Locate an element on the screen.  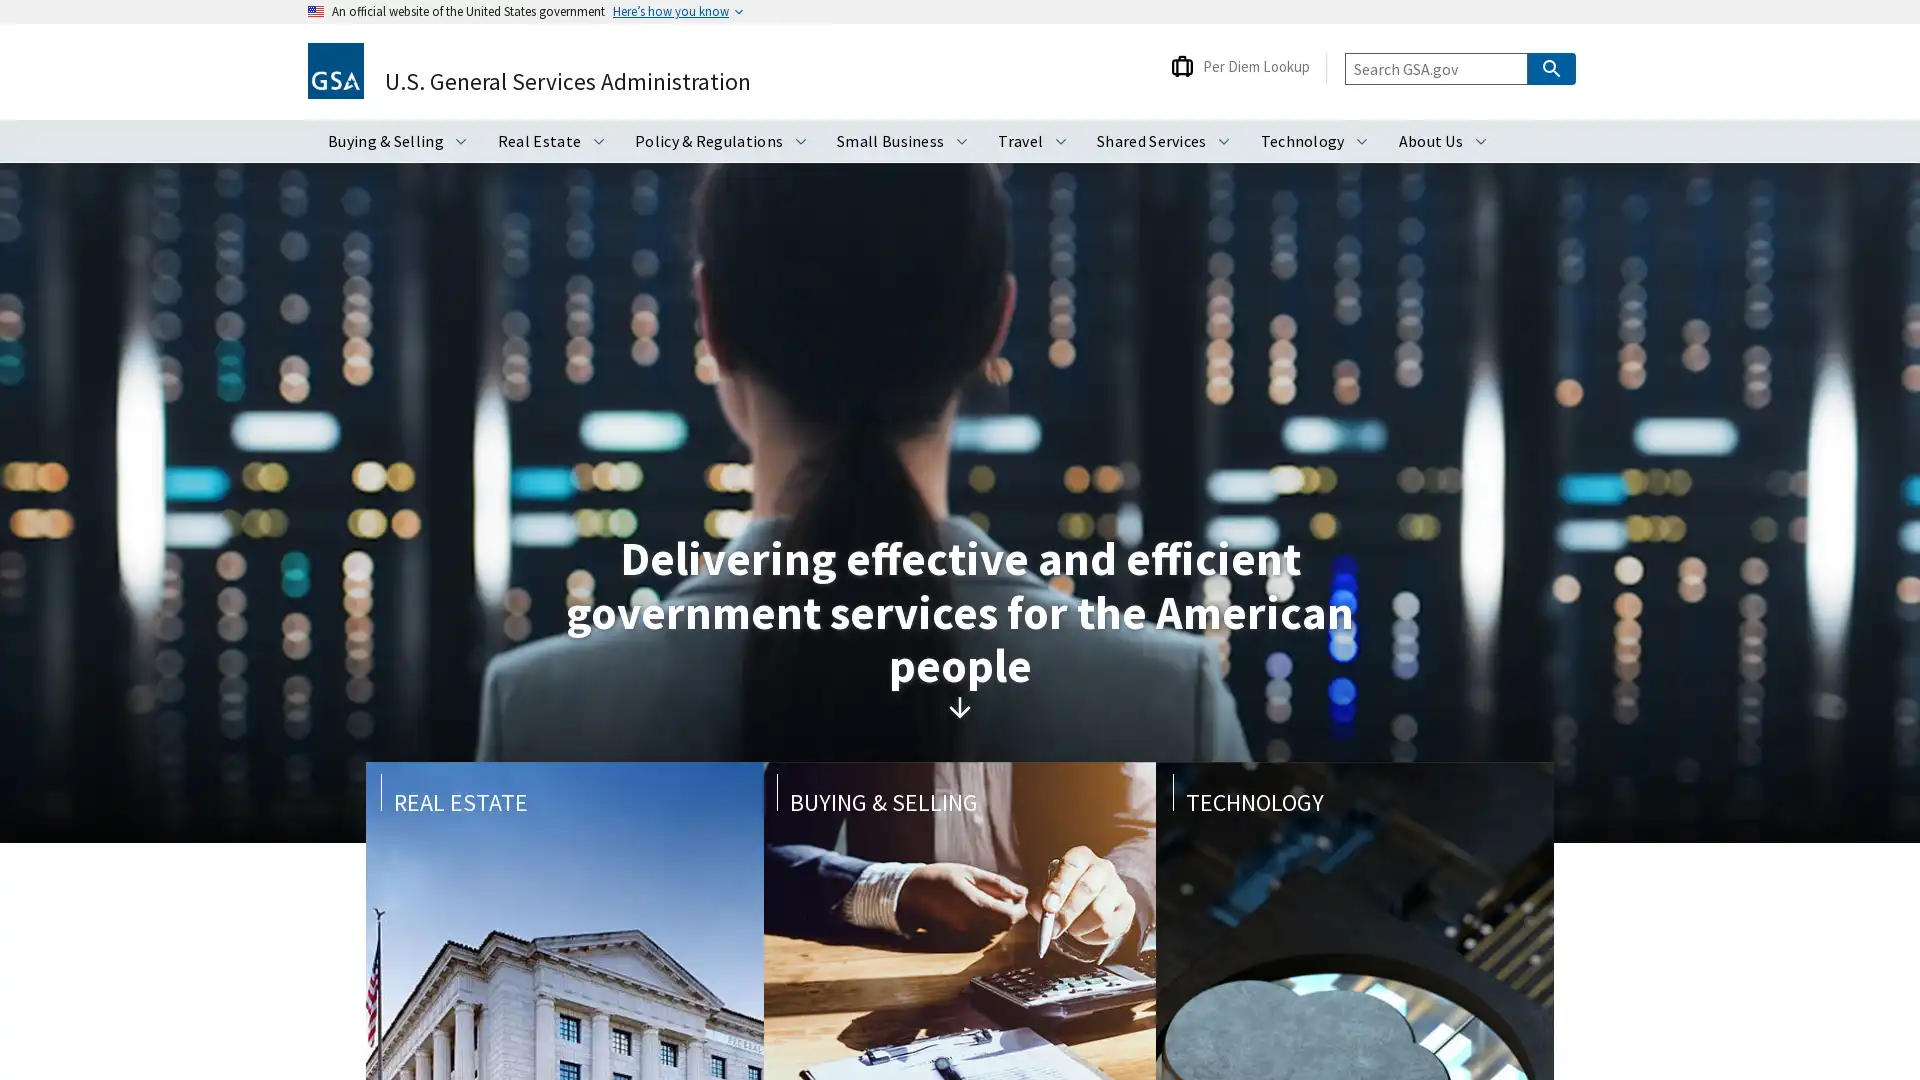
Search is located at coordinates (1550, 68).